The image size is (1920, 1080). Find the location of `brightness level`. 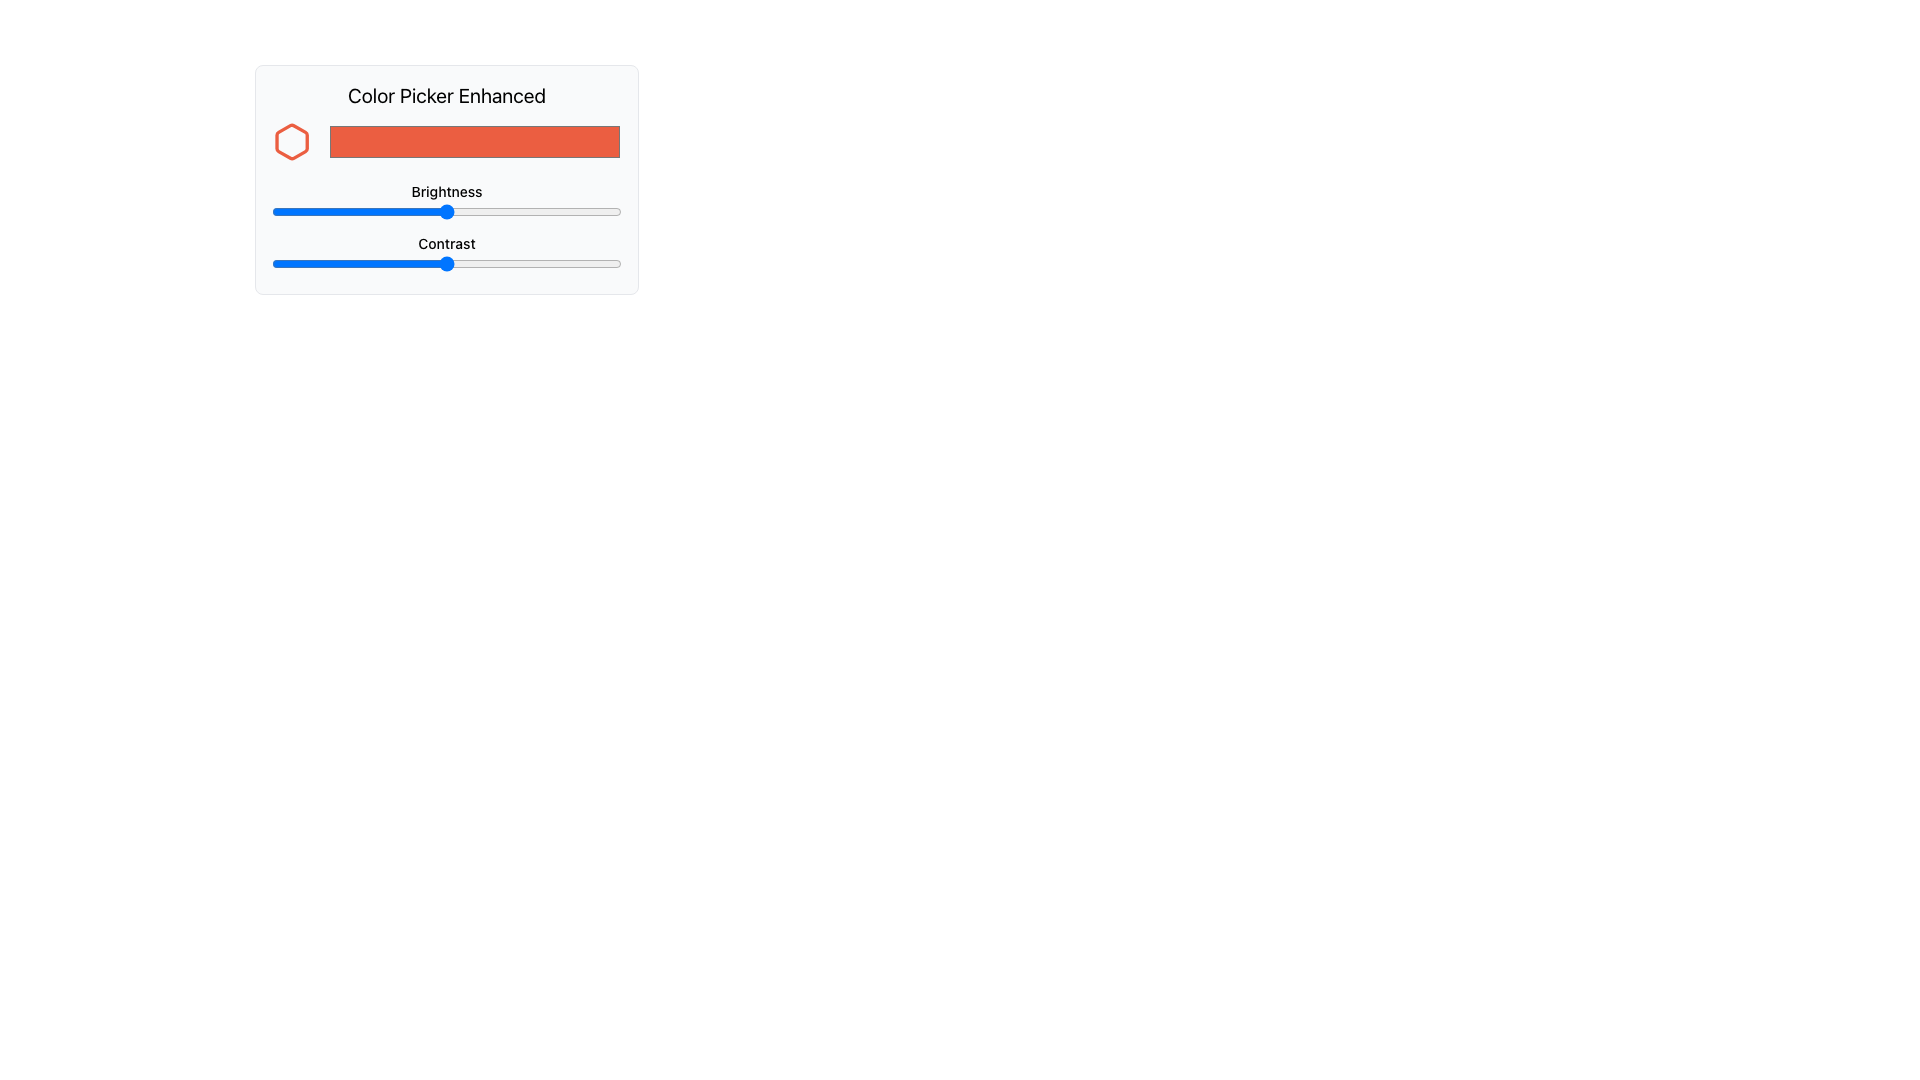

brightness level is located at coordinates (485, 212).